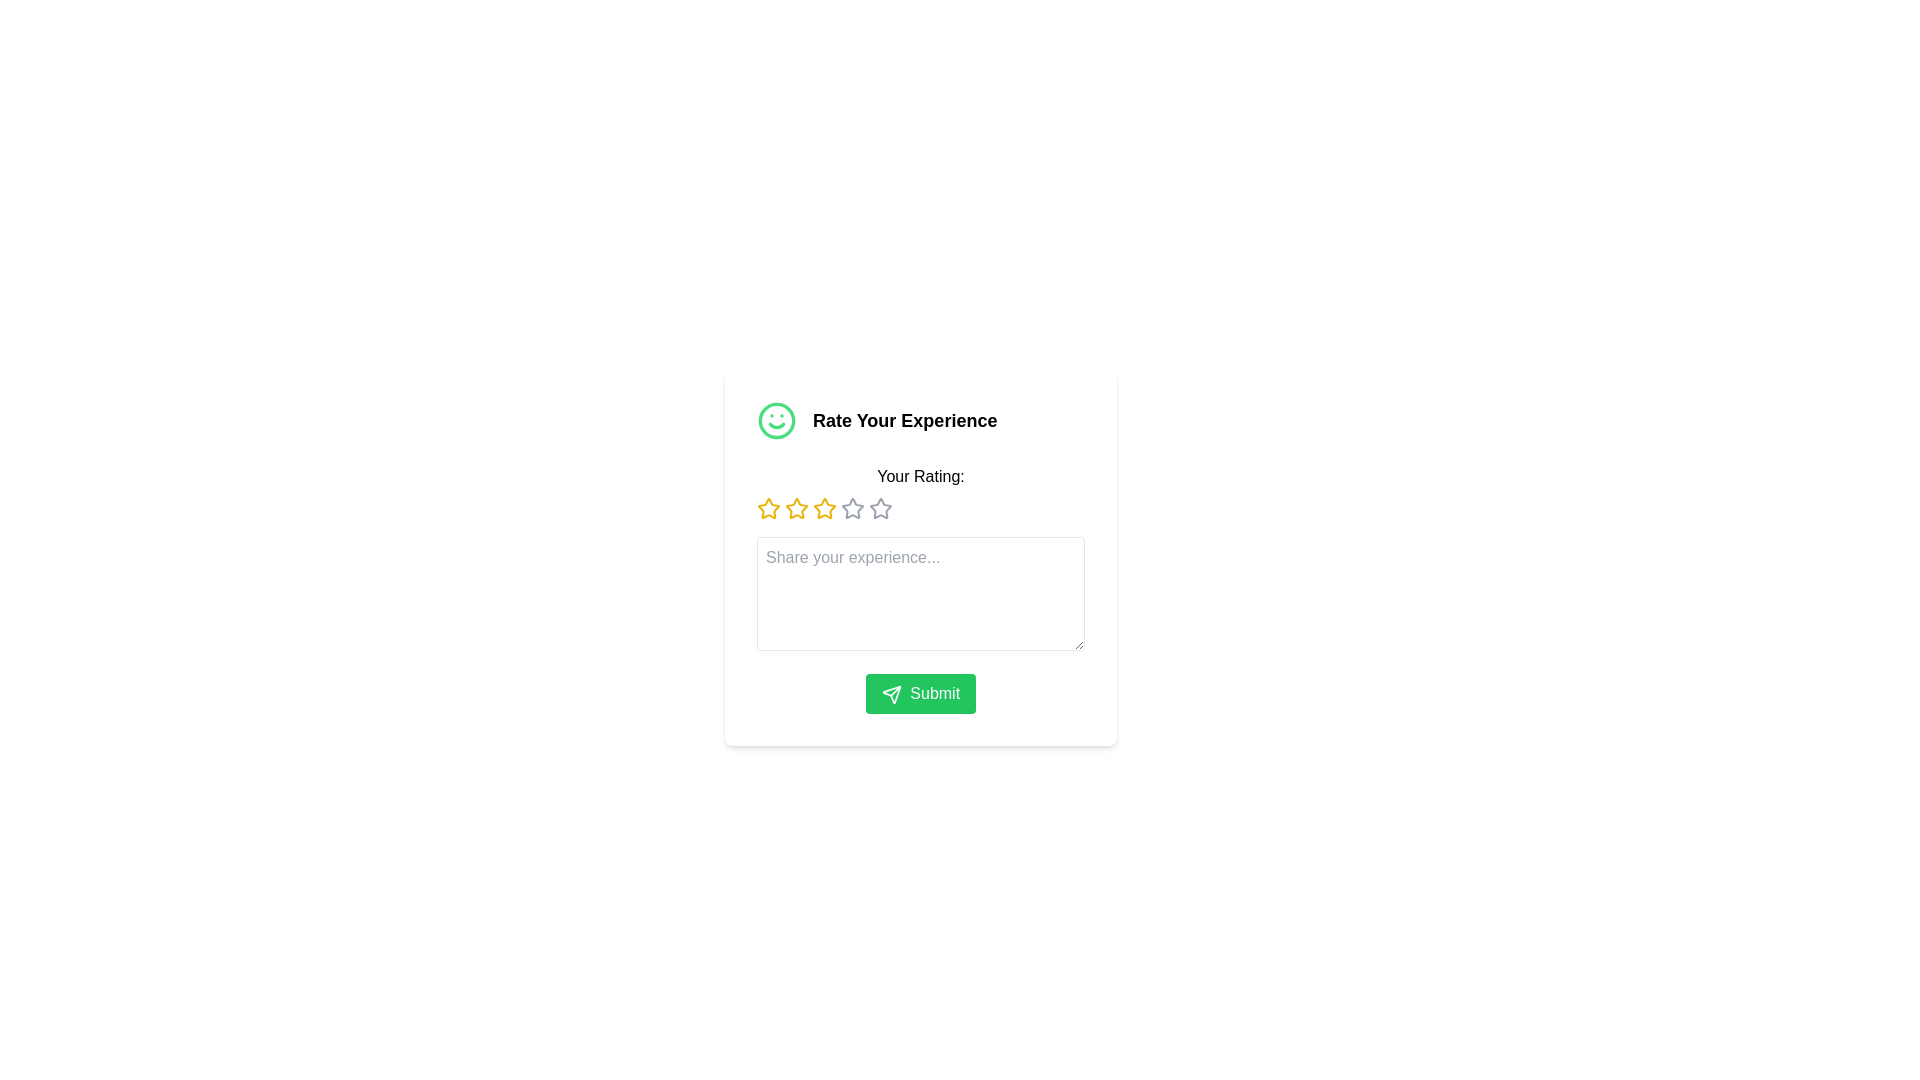 This screenshot has width=1920, height=1080. What do you see at coordinates (880, 507) in the screenshot?
I see `the fourth star-shaped rating icon, which has a gray outline and white fill, located in a feedback form under the 'Your Rating:' label` at bounding box center [880, 507].